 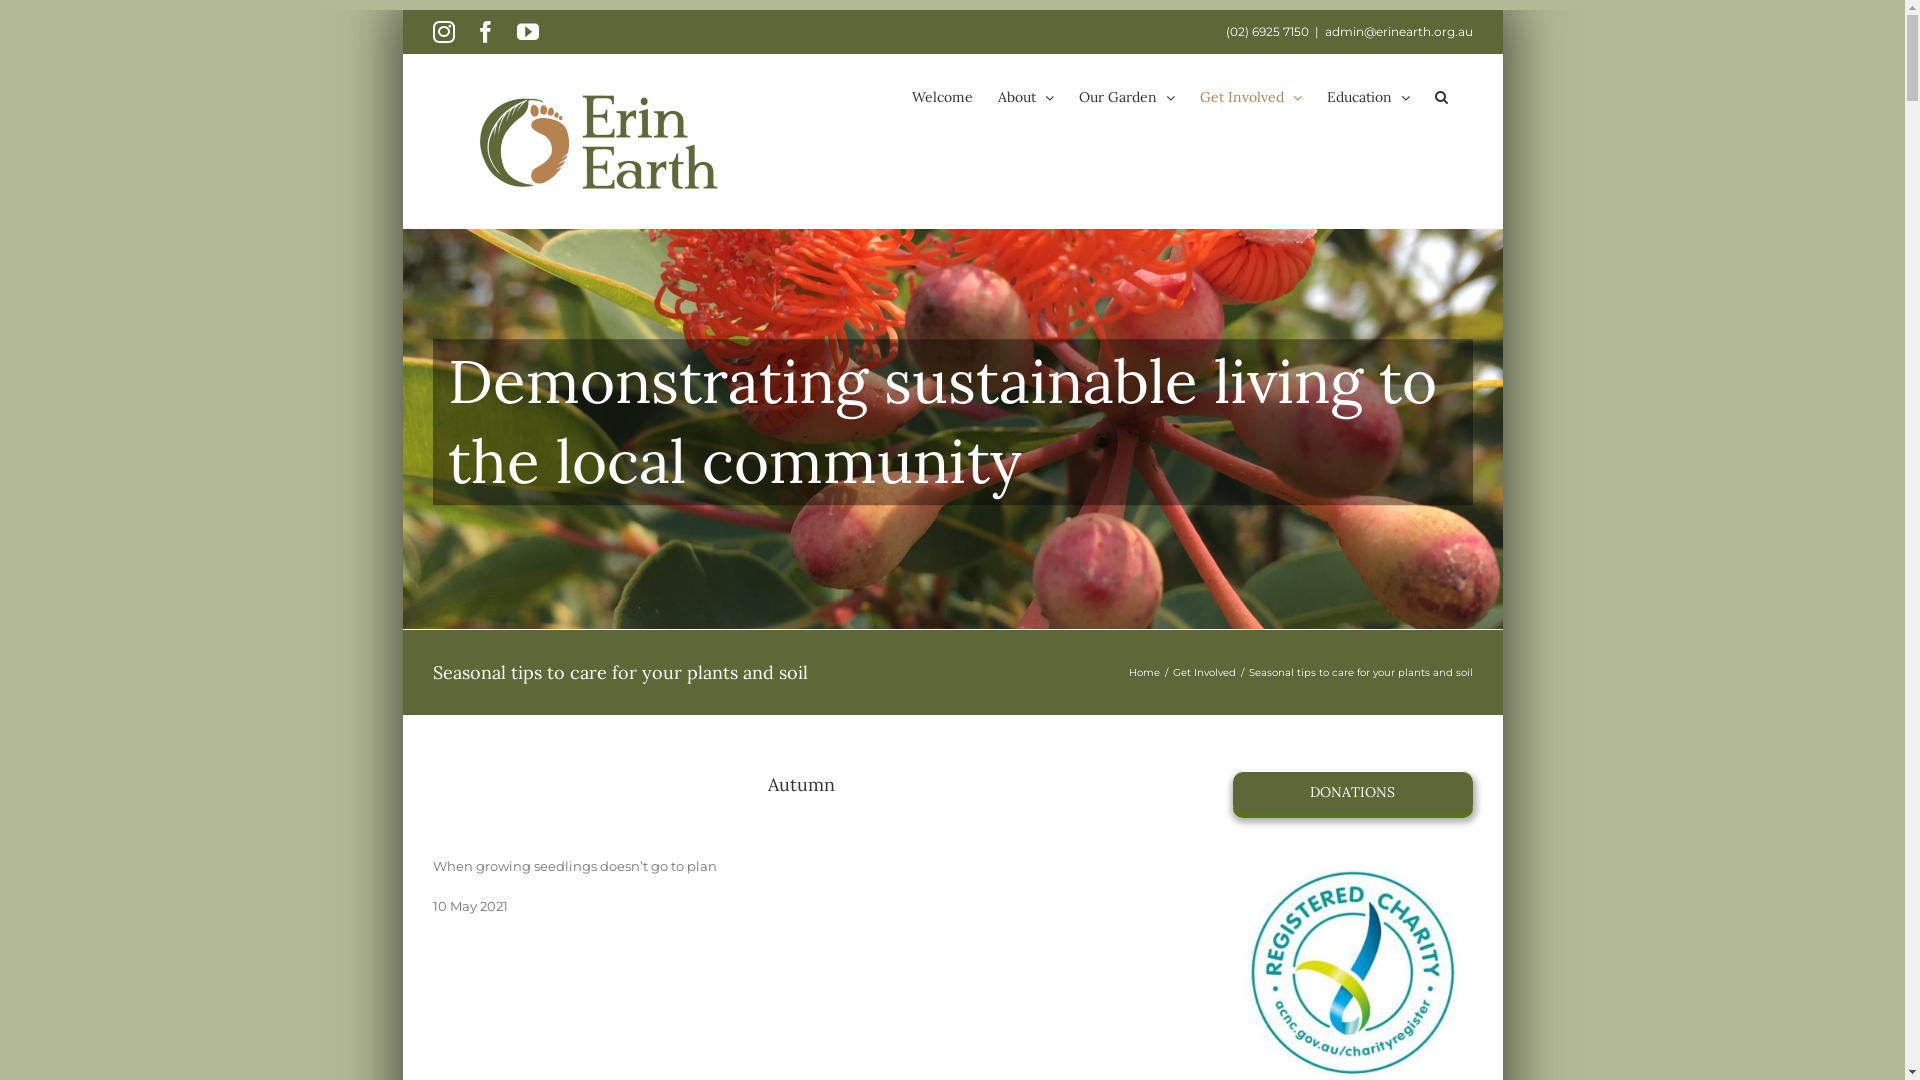 I want to click on 'Education', so click(x=1366, y=96).